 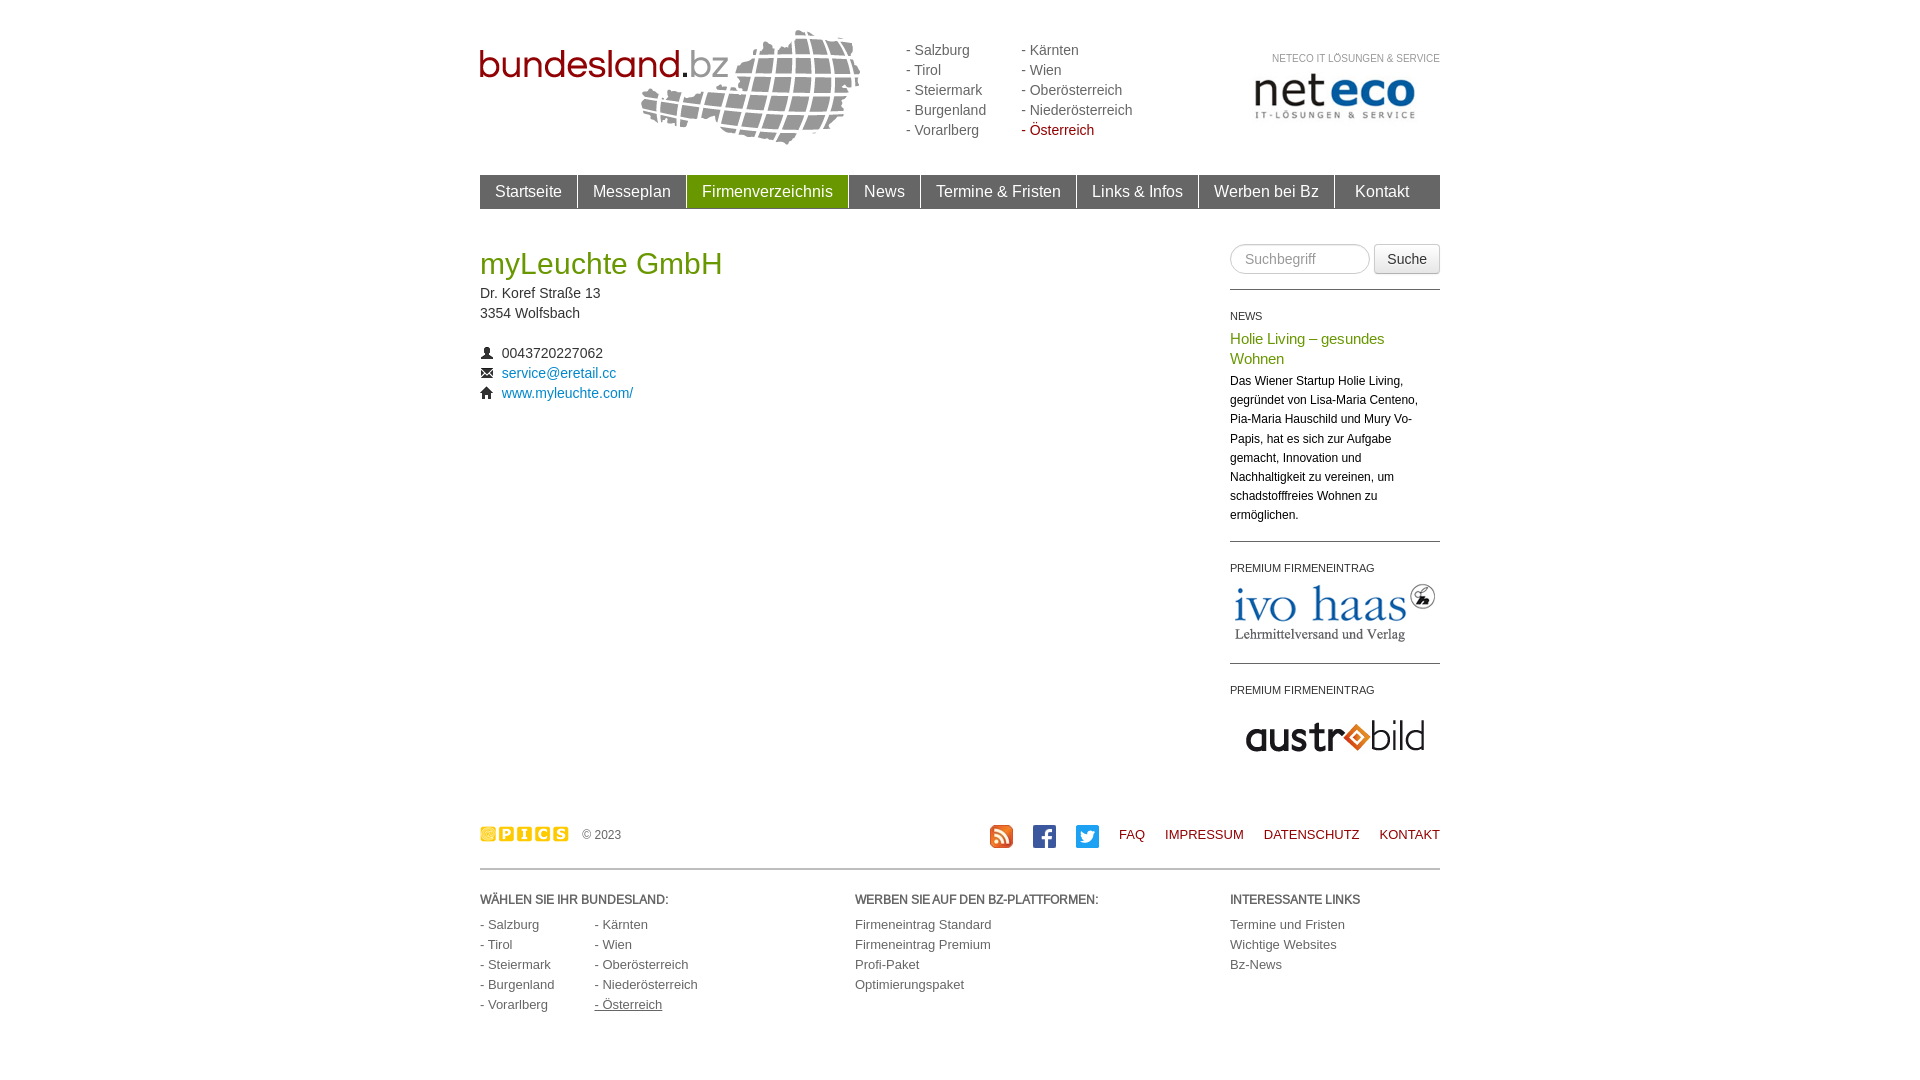 I want to click on 'Startseite', so click(x=528, y=191).